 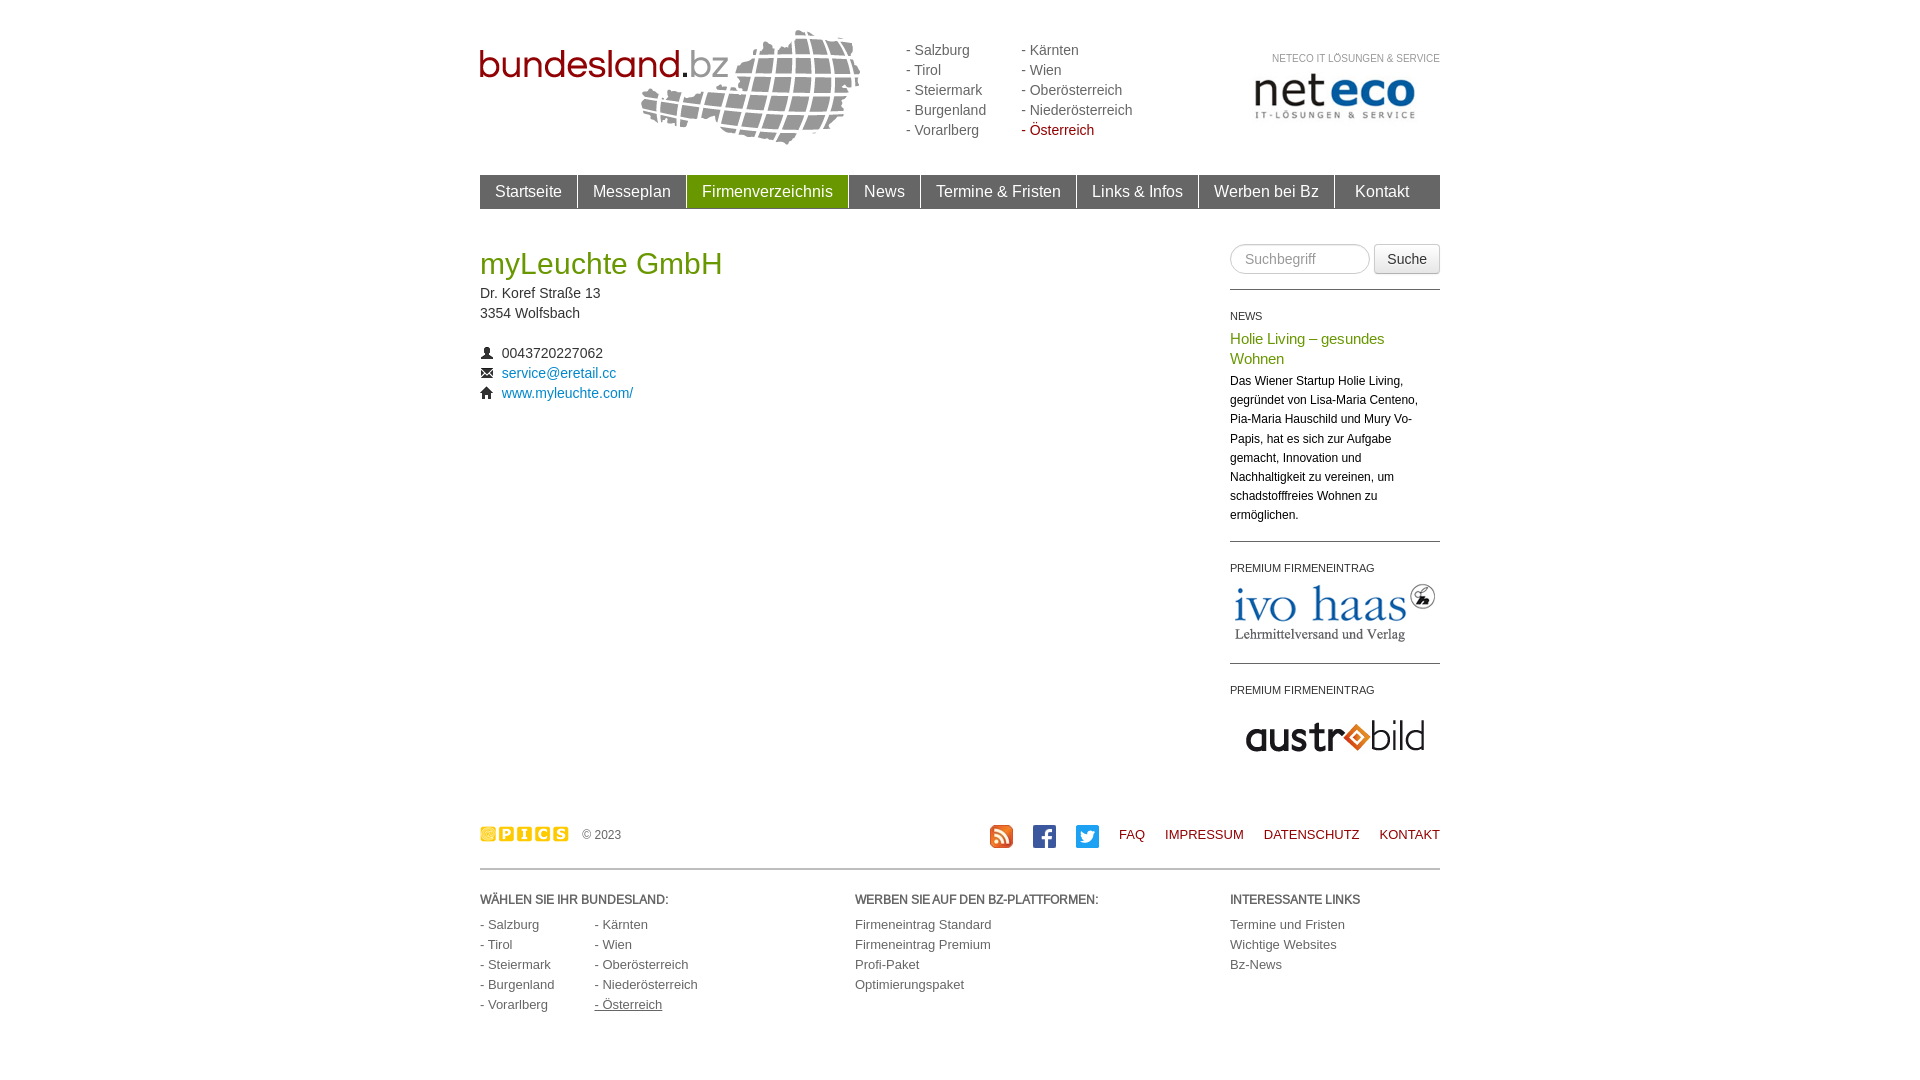 I want to click on 'Startseite', so click(x=528, y=191).